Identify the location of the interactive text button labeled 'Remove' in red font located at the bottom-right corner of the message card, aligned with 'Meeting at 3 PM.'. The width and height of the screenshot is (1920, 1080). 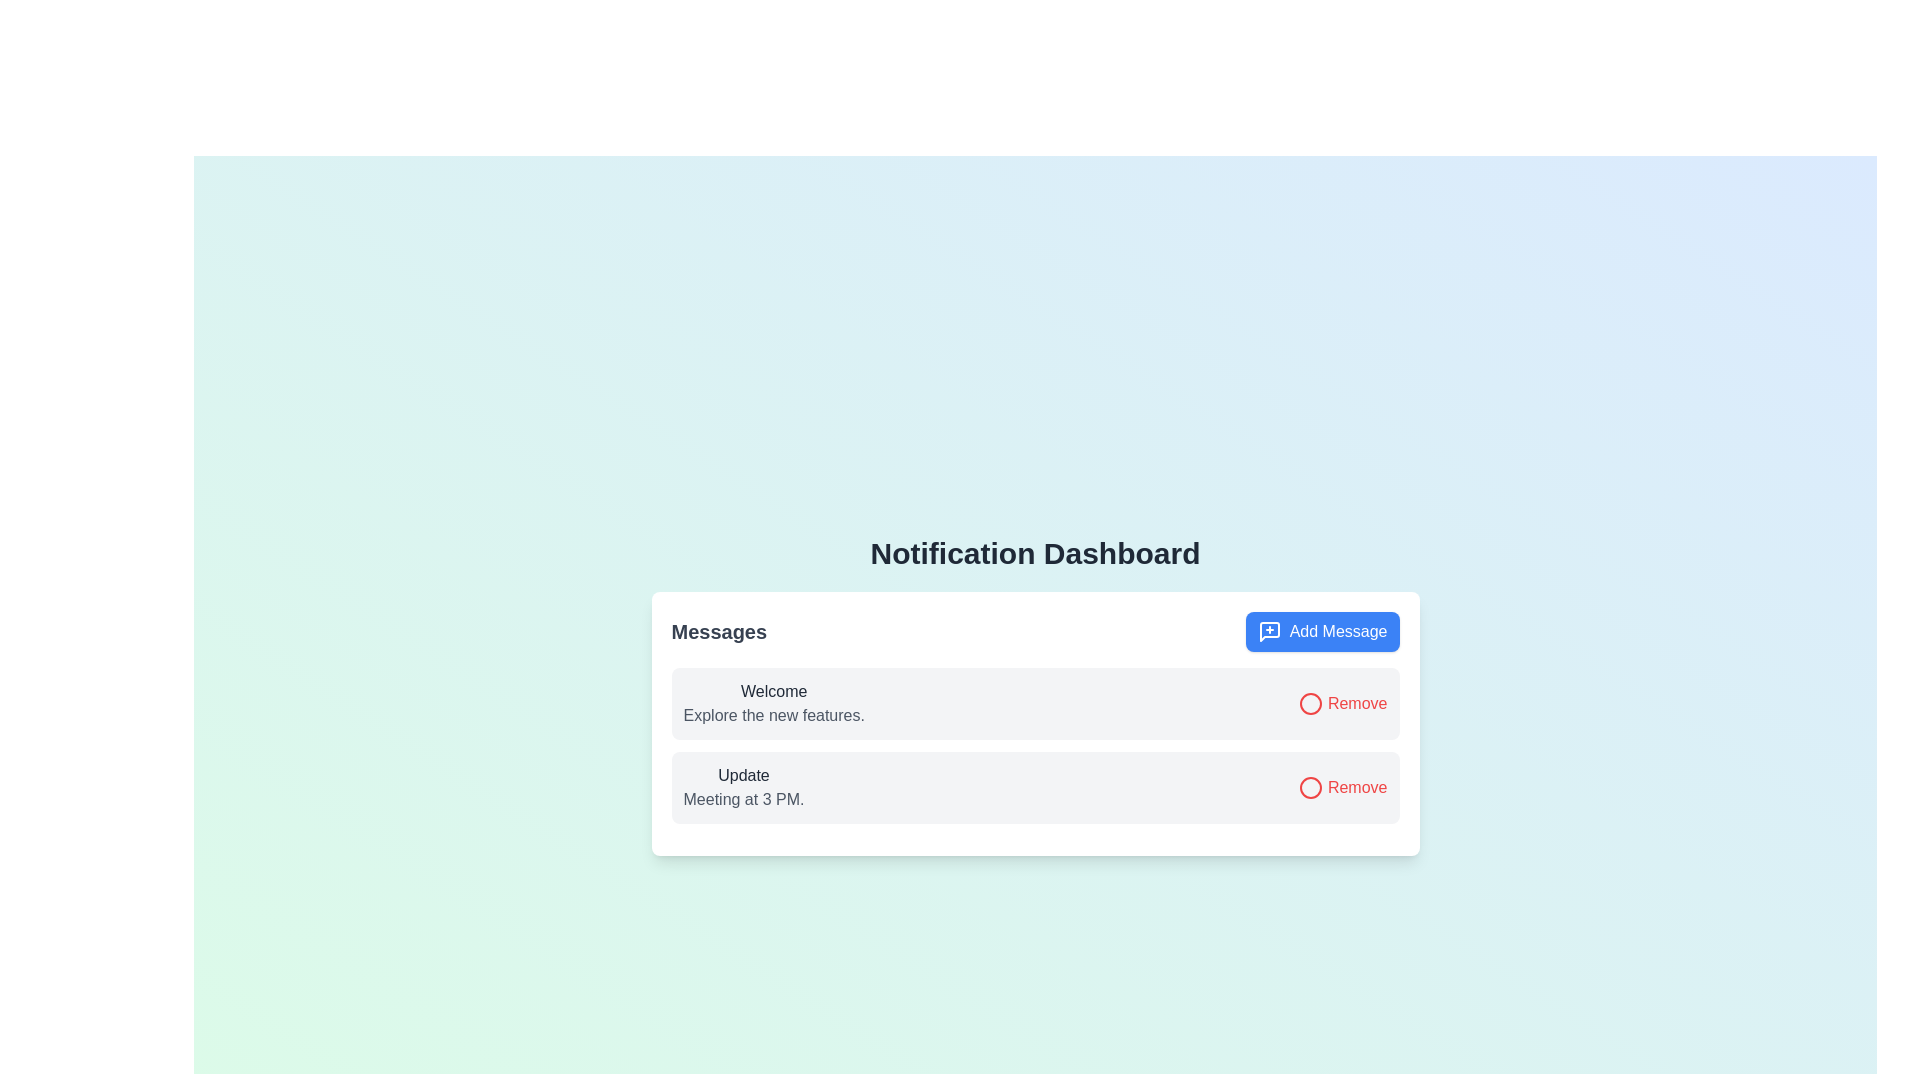
(1343, 786).